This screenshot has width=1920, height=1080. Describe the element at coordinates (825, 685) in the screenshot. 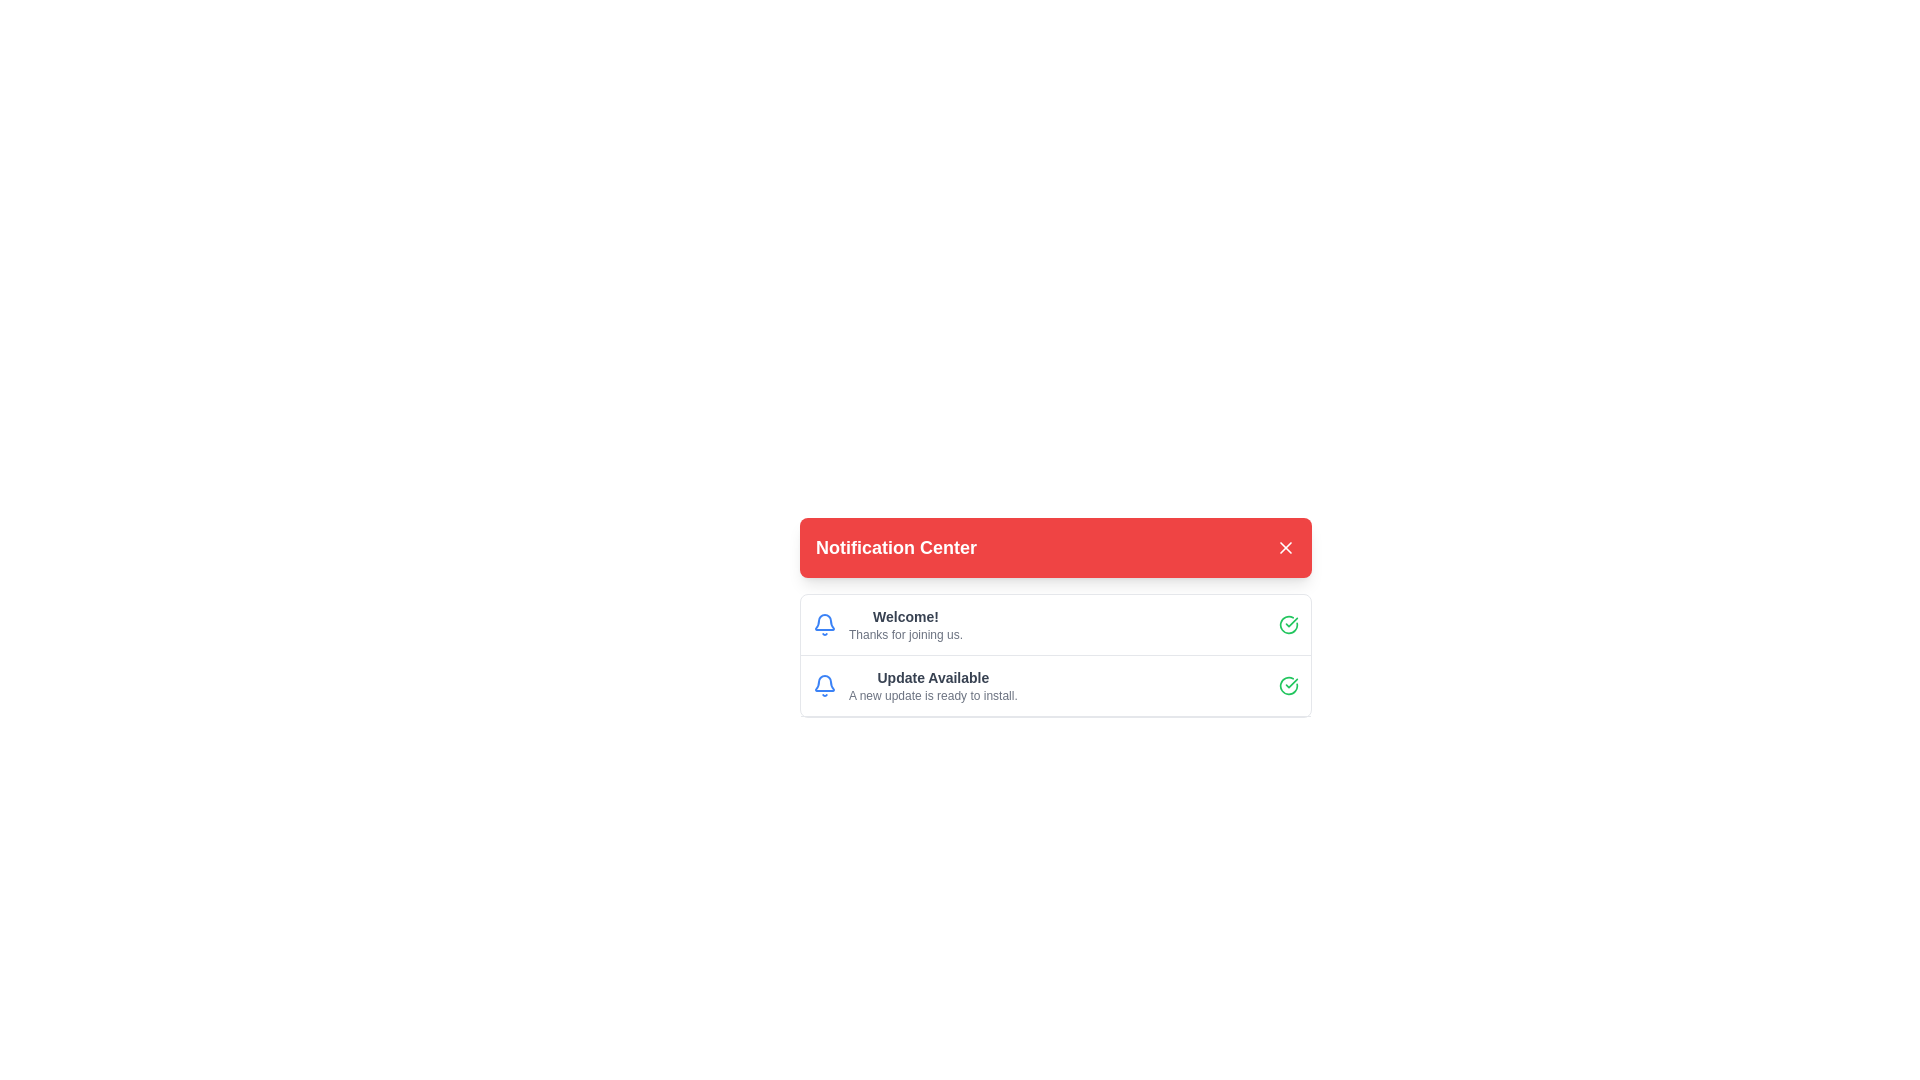

I see `the notification icon located in the second row, aligned to the left, just before the text 'Update Available'` at that location.